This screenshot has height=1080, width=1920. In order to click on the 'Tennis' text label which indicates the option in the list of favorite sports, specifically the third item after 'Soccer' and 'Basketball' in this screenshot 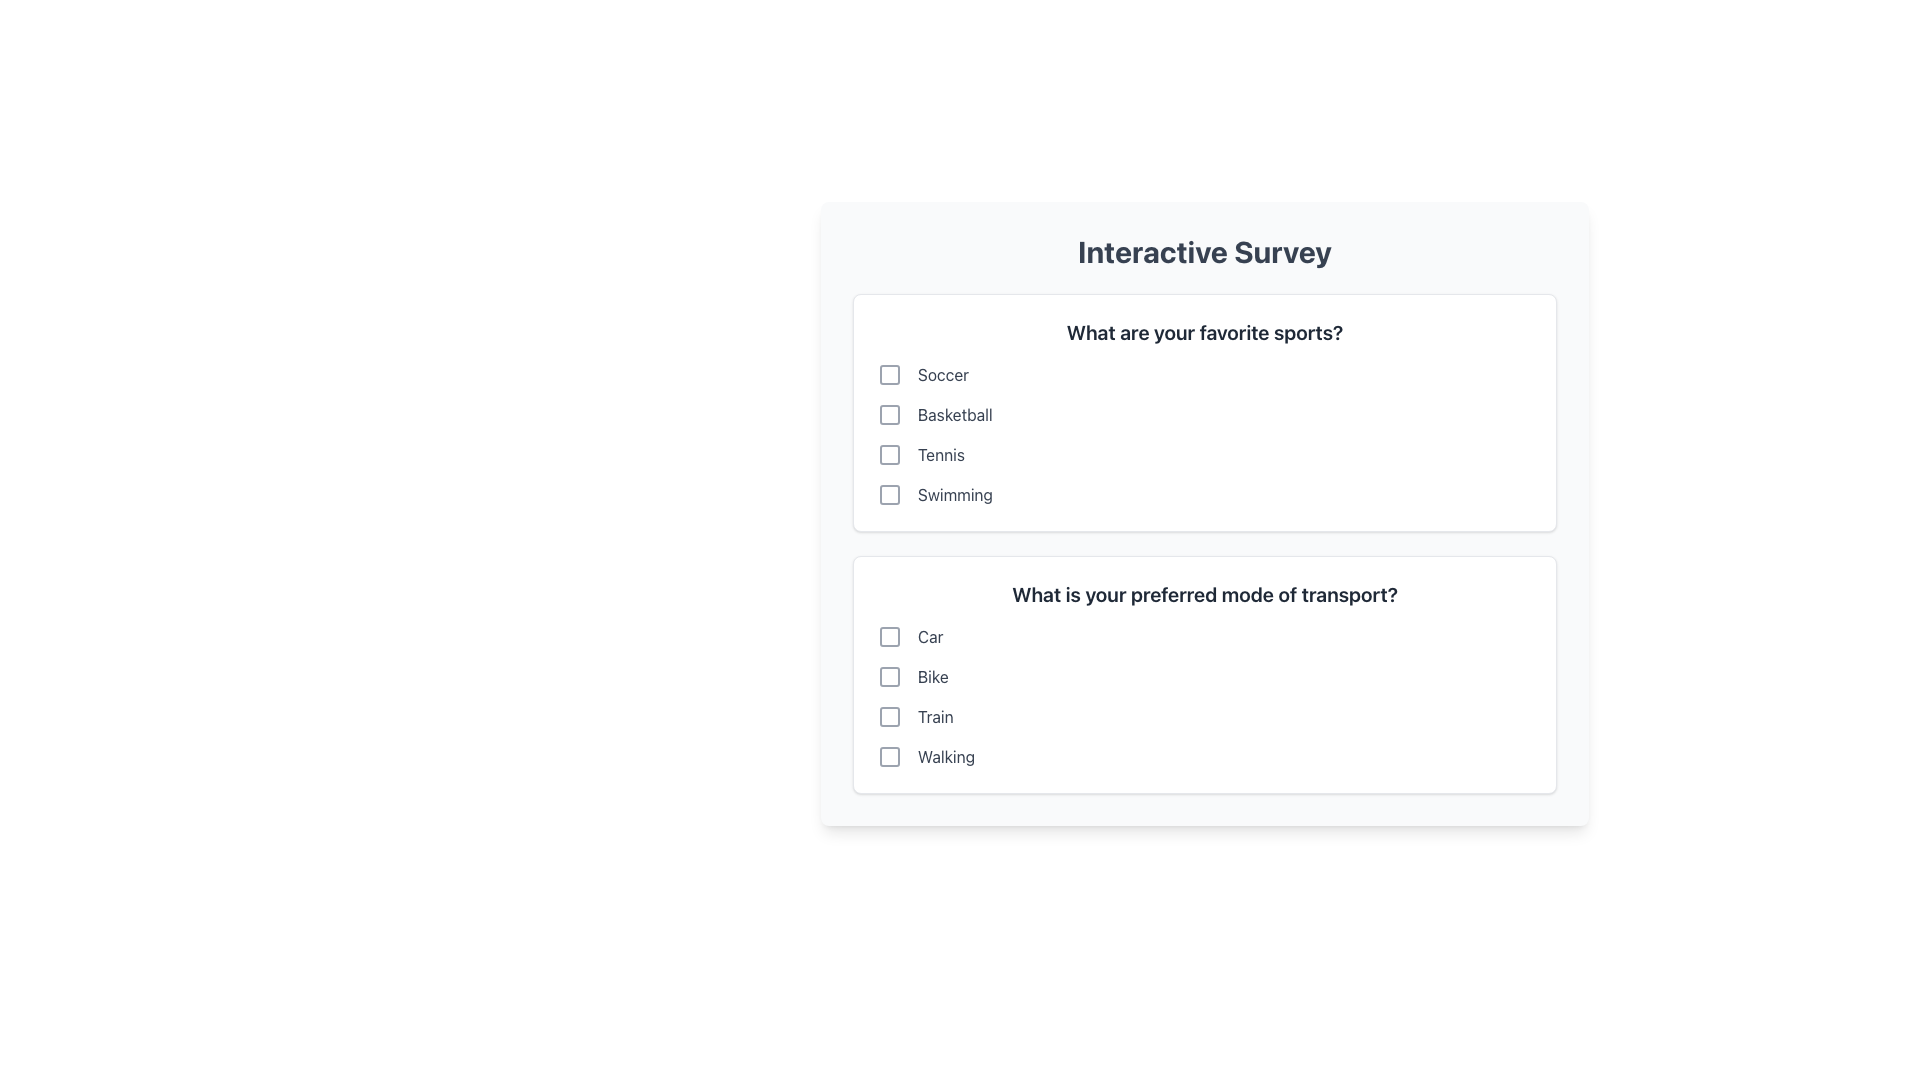, I will do `click(940, 455)`.